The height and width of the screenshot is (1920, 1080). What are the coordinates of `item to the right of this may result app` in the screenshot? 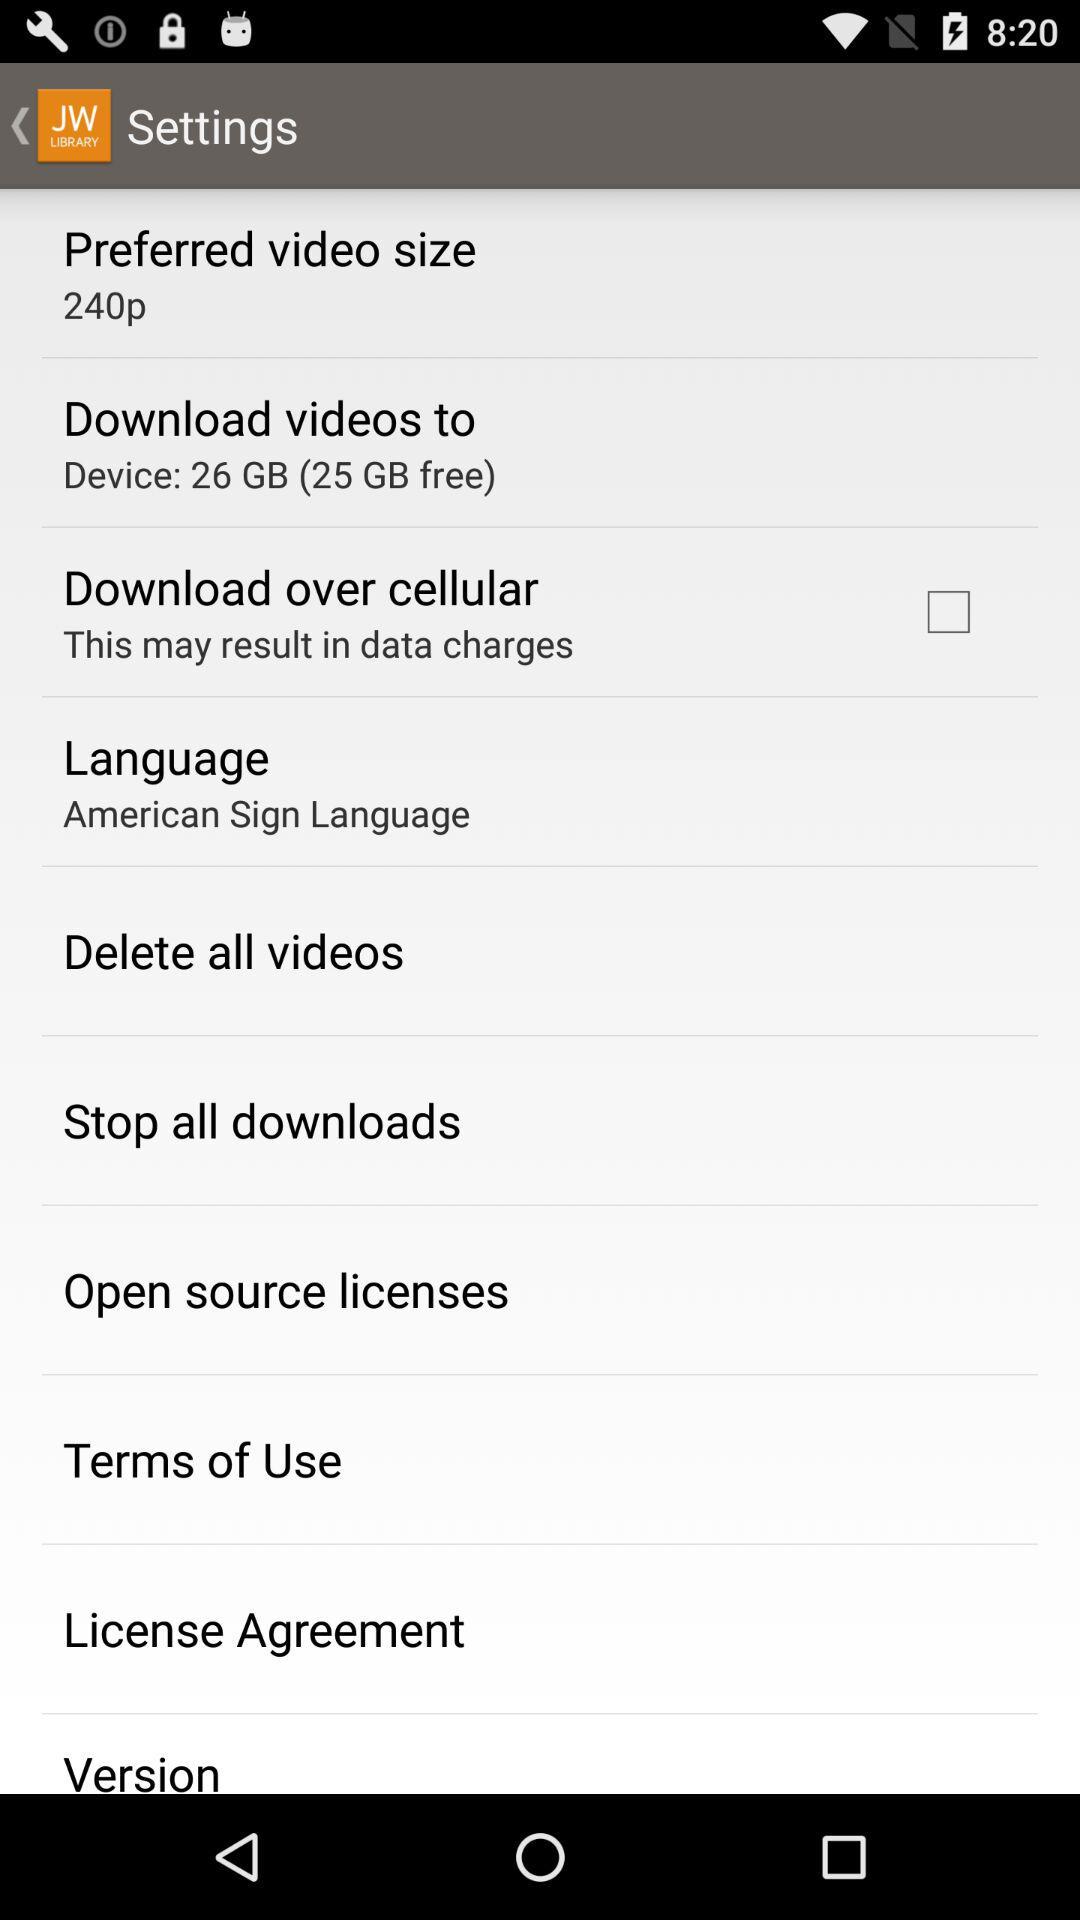 It's located at (947, 610).